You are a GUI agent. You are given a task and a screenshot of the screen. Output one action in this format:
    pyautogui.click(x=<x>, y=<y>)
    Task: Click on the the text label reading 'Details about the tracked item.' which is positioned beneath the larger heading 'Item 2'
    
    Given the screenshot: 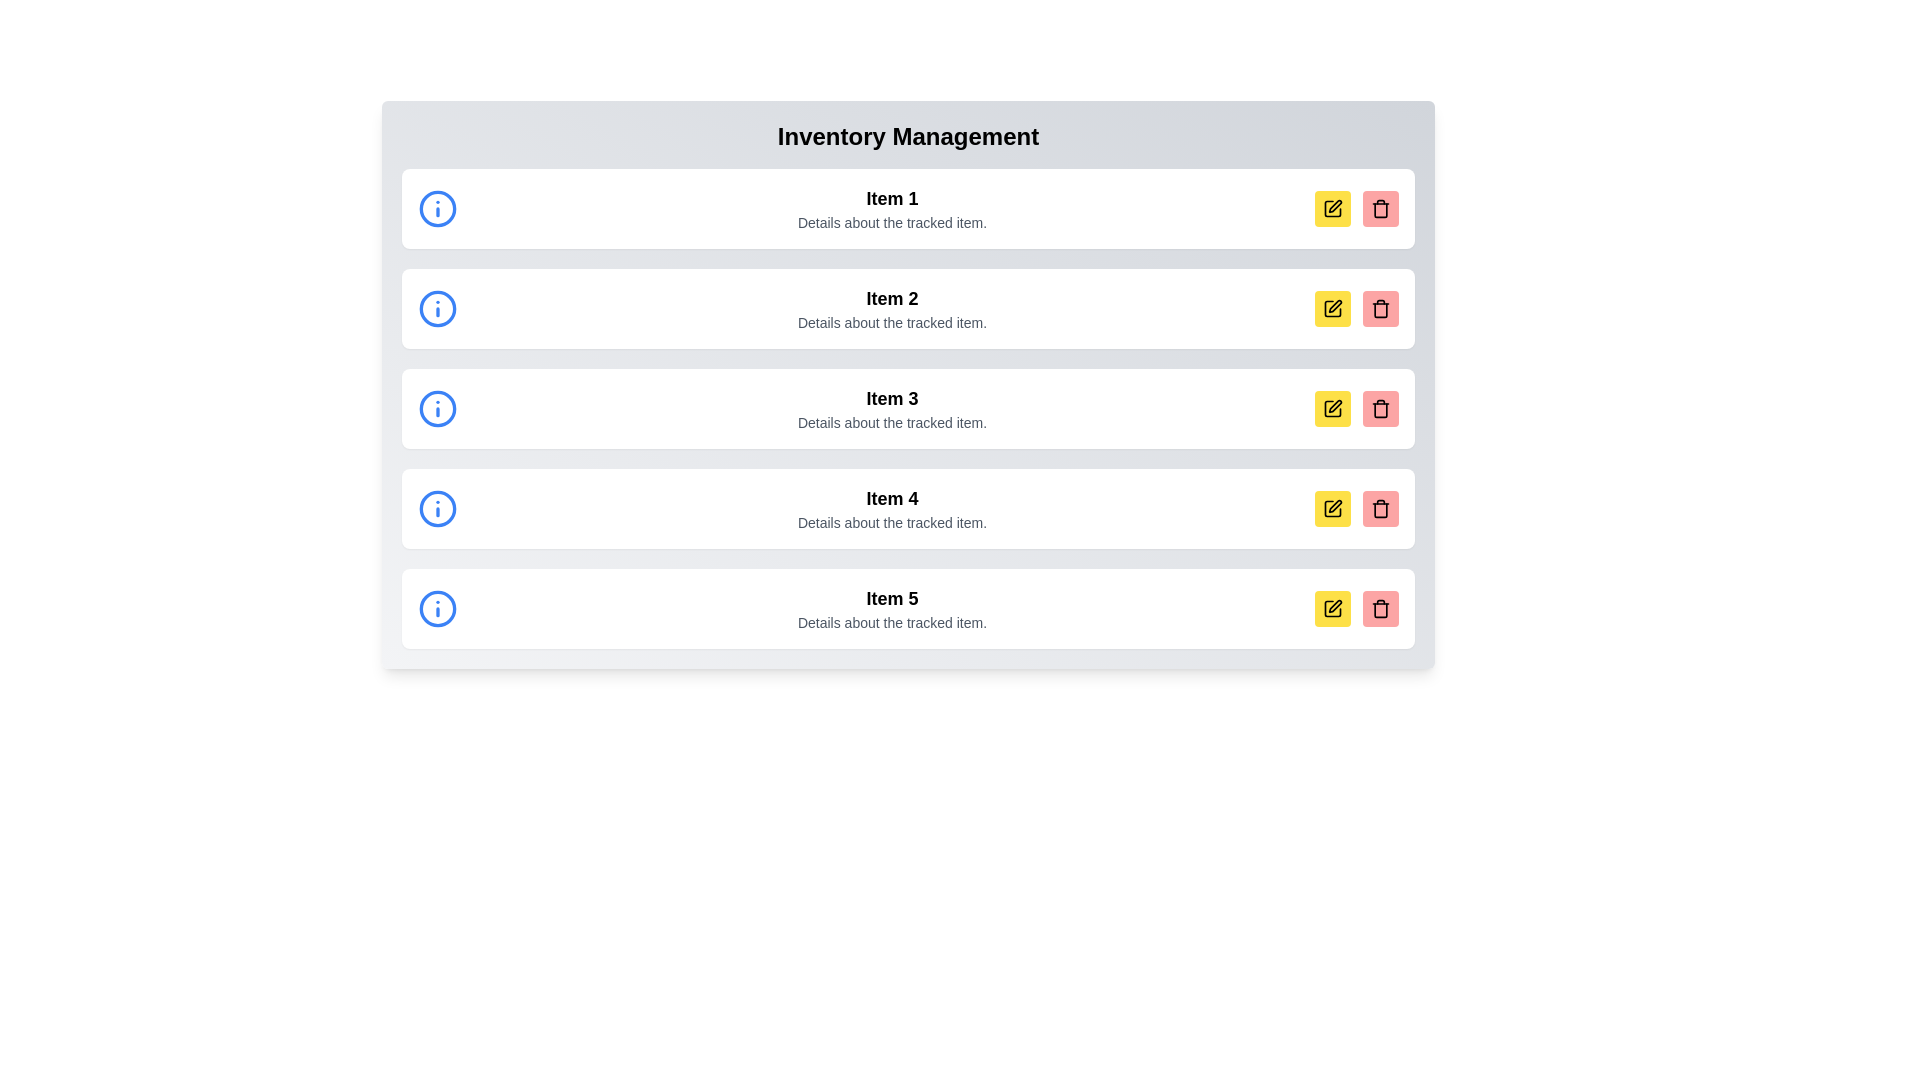 What is the action you would take?
    pyautogui.click(x=891, y=322)
    